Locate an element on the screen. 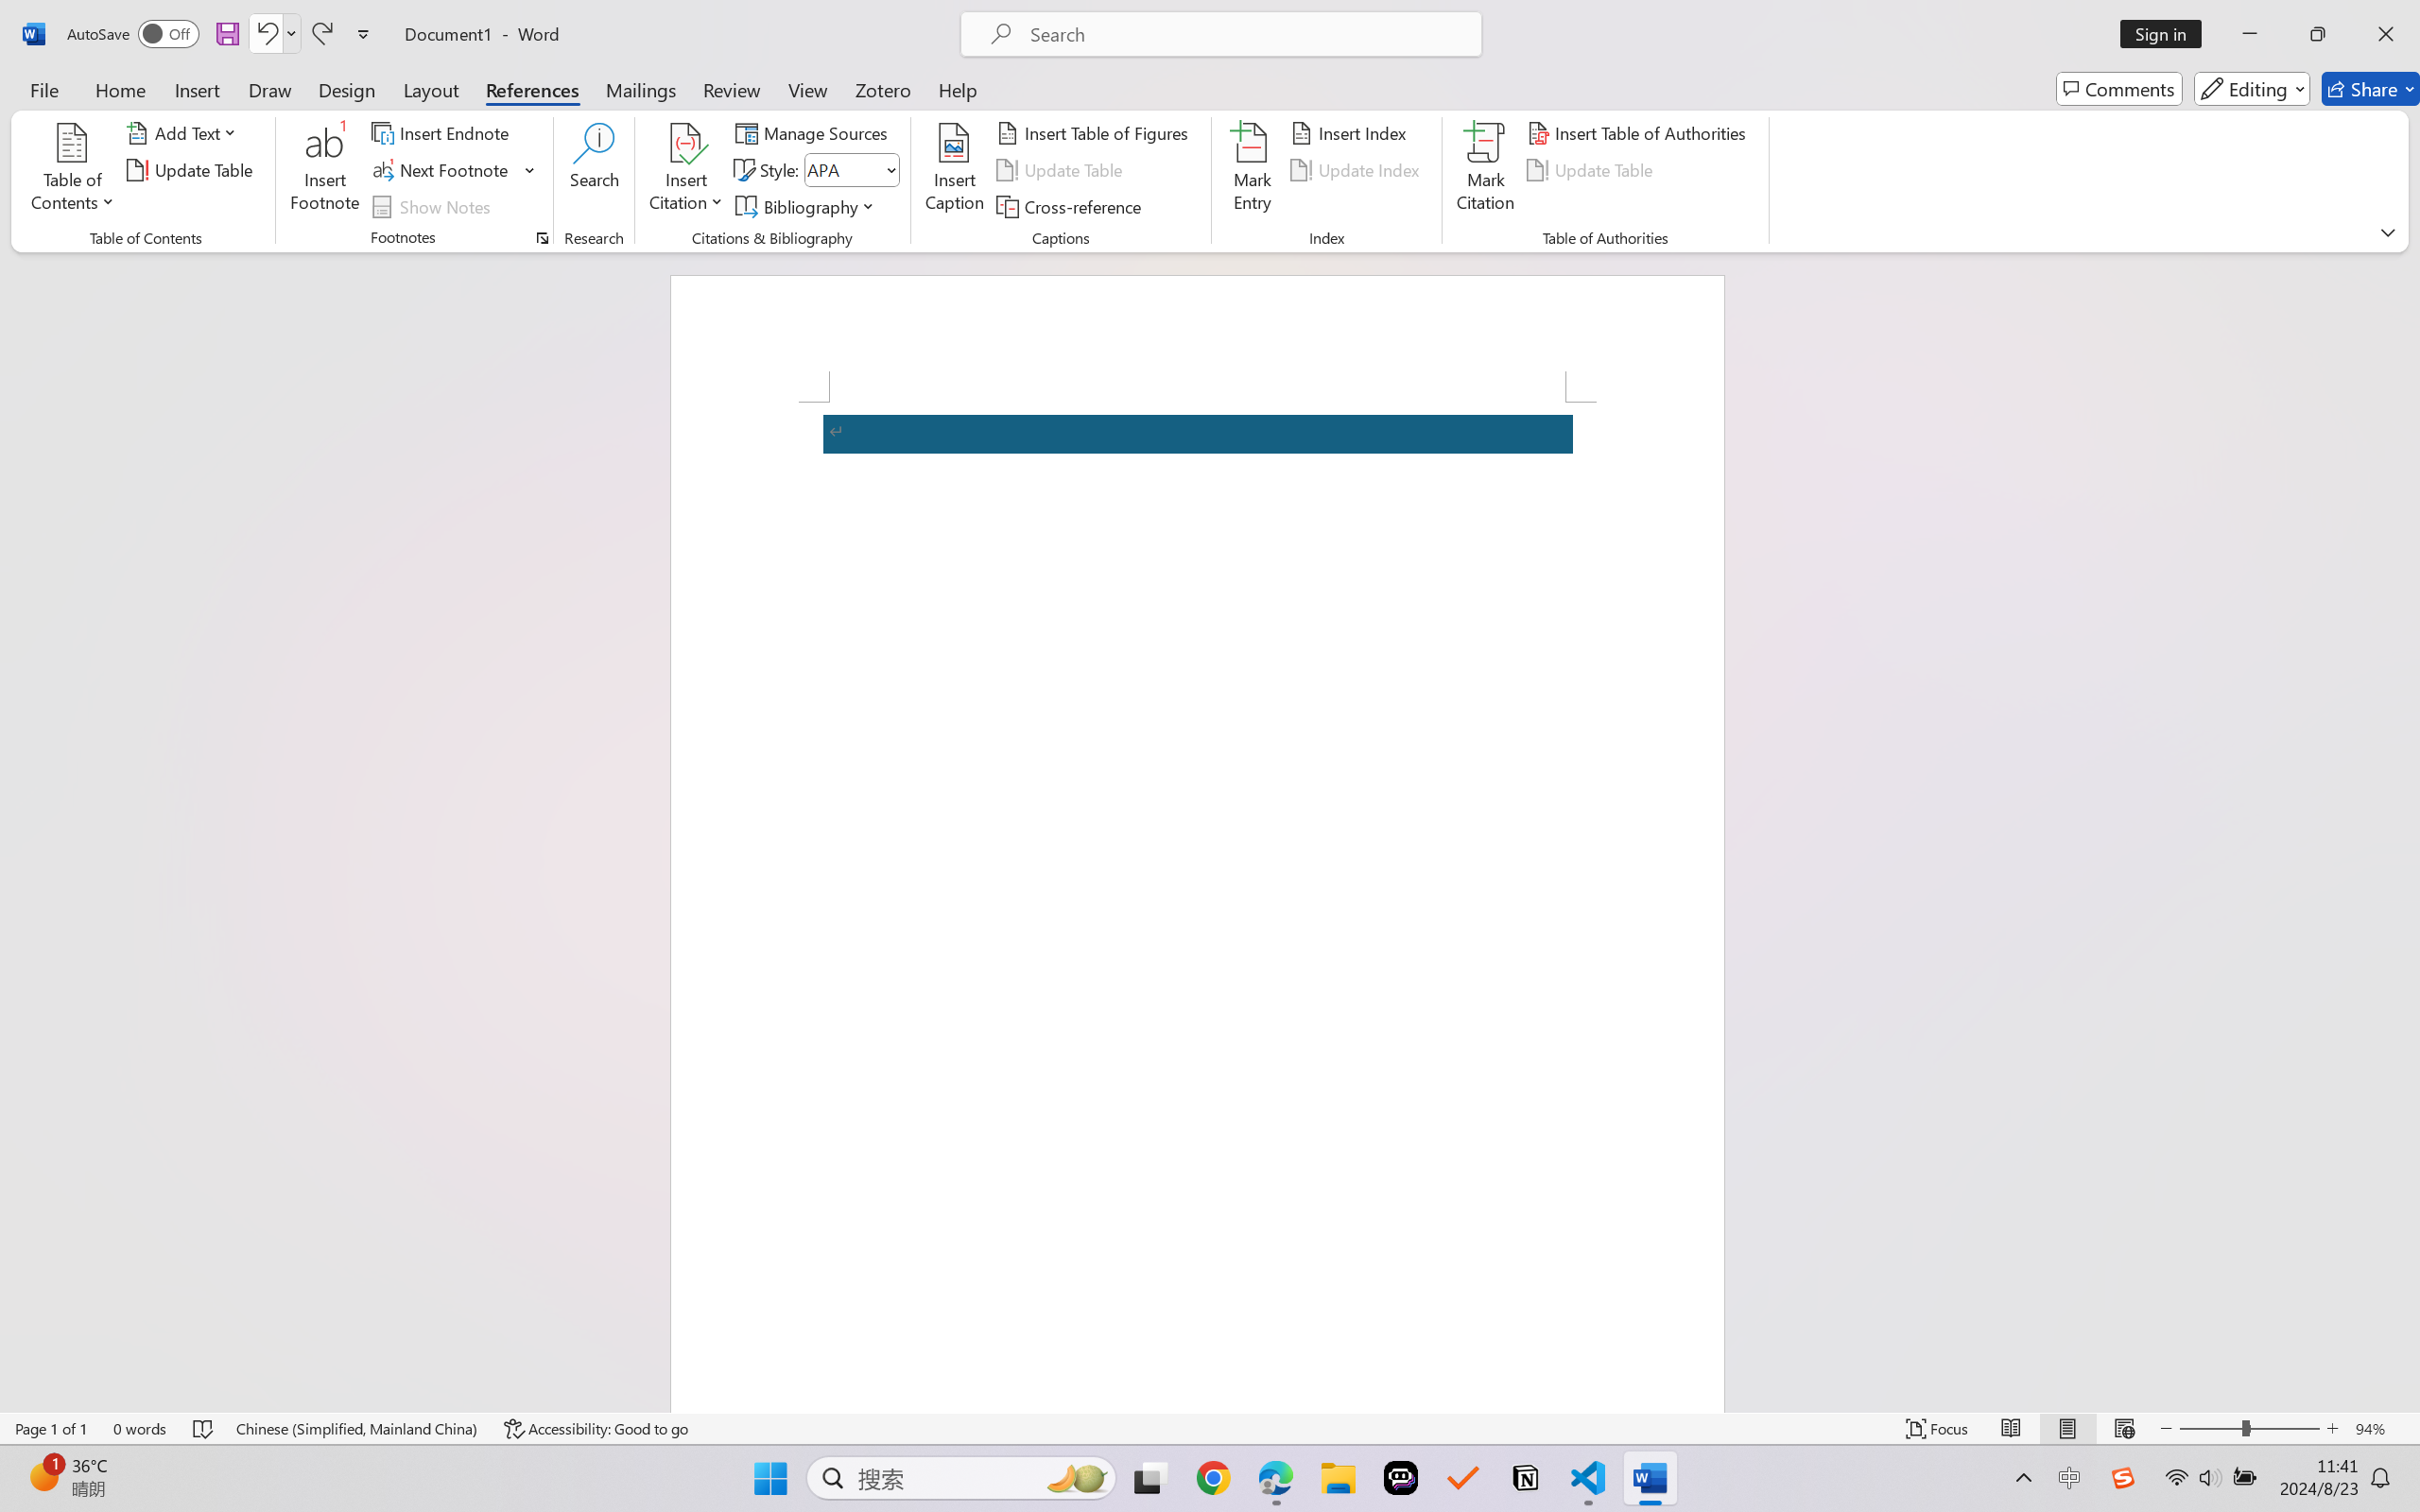 Image resolution: width=2420 pixels, height=1512 pixels. 'Mark Entry...' is located at coordinates (1252, 170).